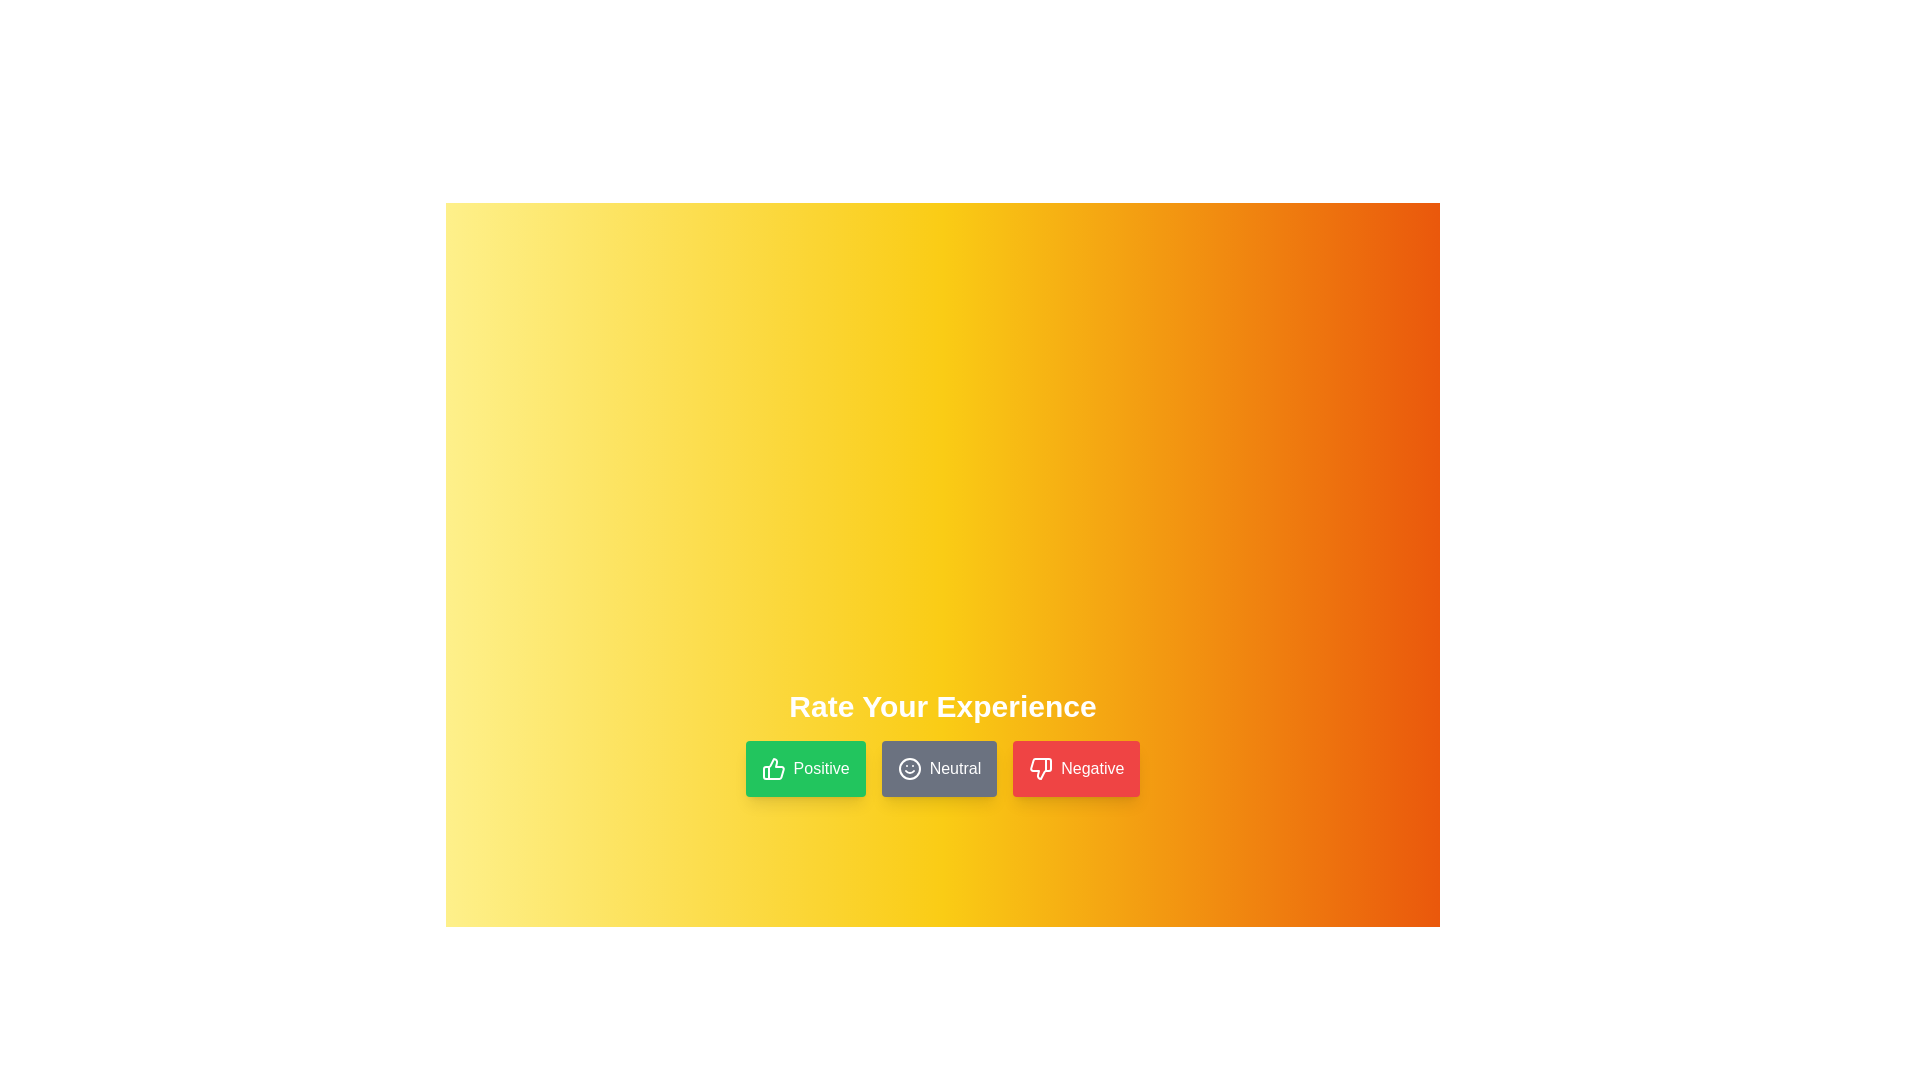 The image size is (1920, 1080). I want to click on the green 'Positive' button containing the thumbs-up icon, so click(772, 767).